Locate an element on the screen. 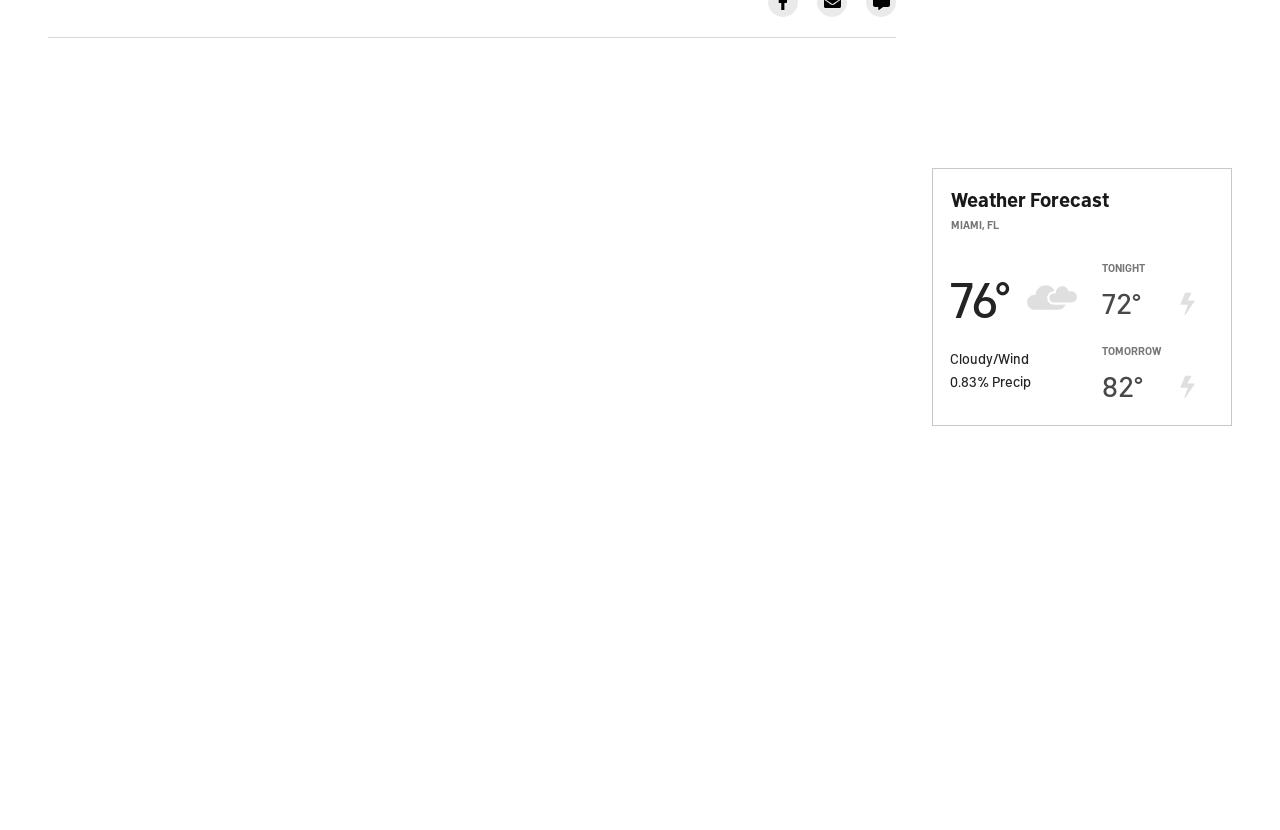 Image resolution: width=1280 pixels, height=830 pixels. '%' is located at coordinates (984, 378).